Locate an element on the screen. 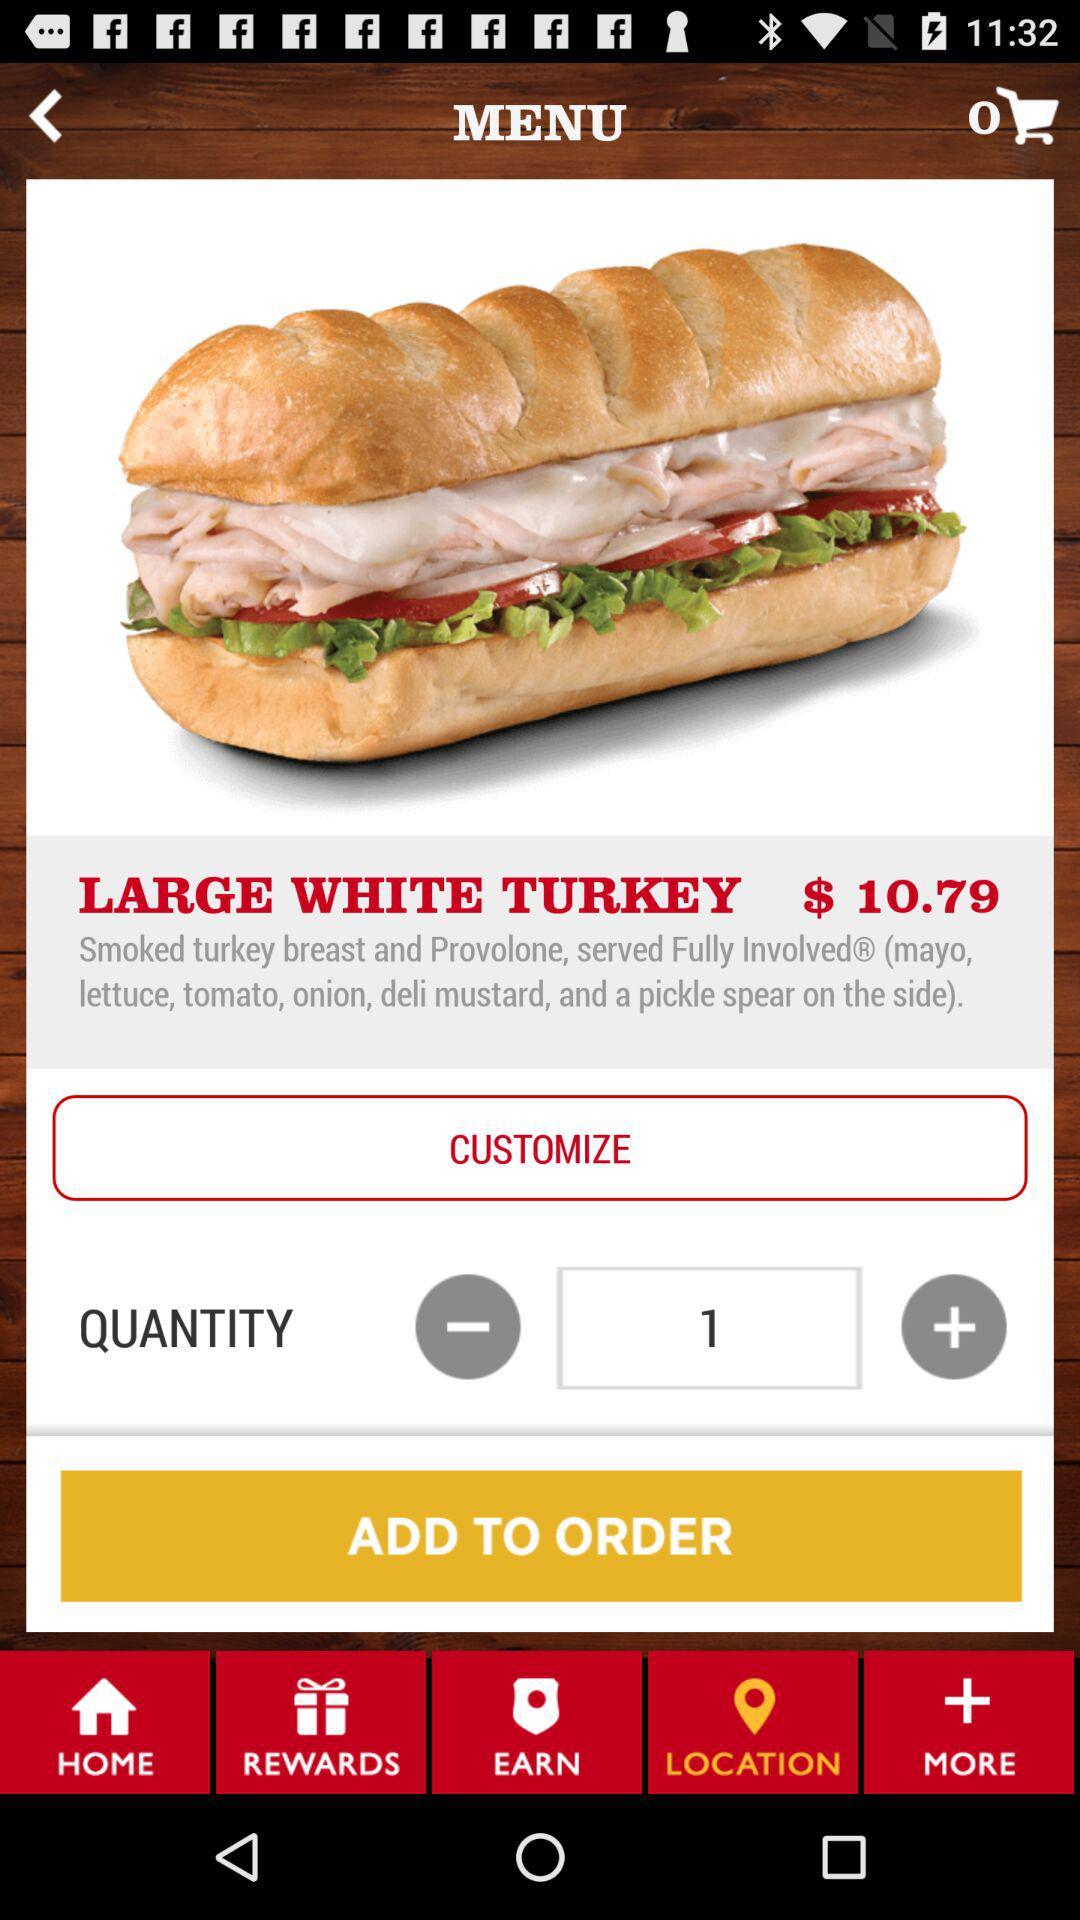 Image resolution: width=1080 pixels, height=1920 pixels. the 0 app is located at coordinates (1023, 114).